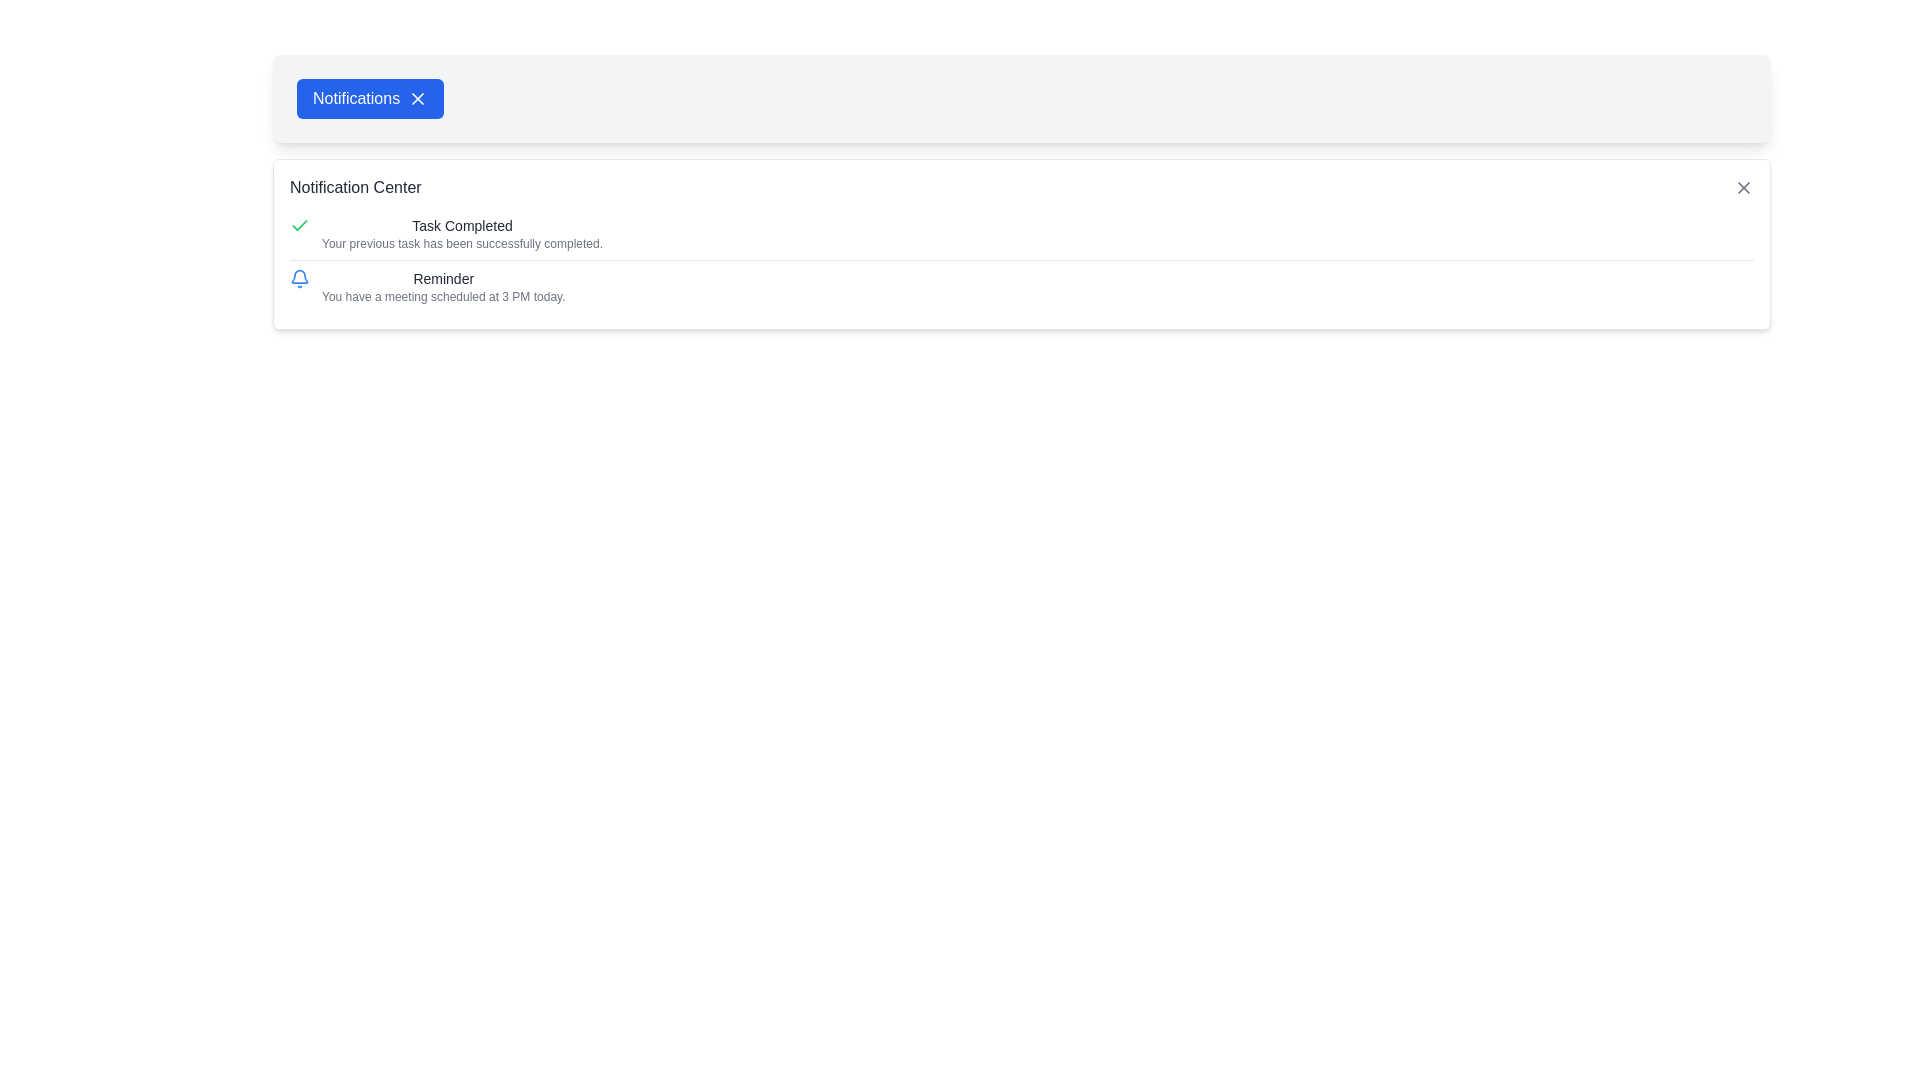  I want to click on the close button located at the top-right corner of the 'Notification Center' panel, so click(1742, 188).